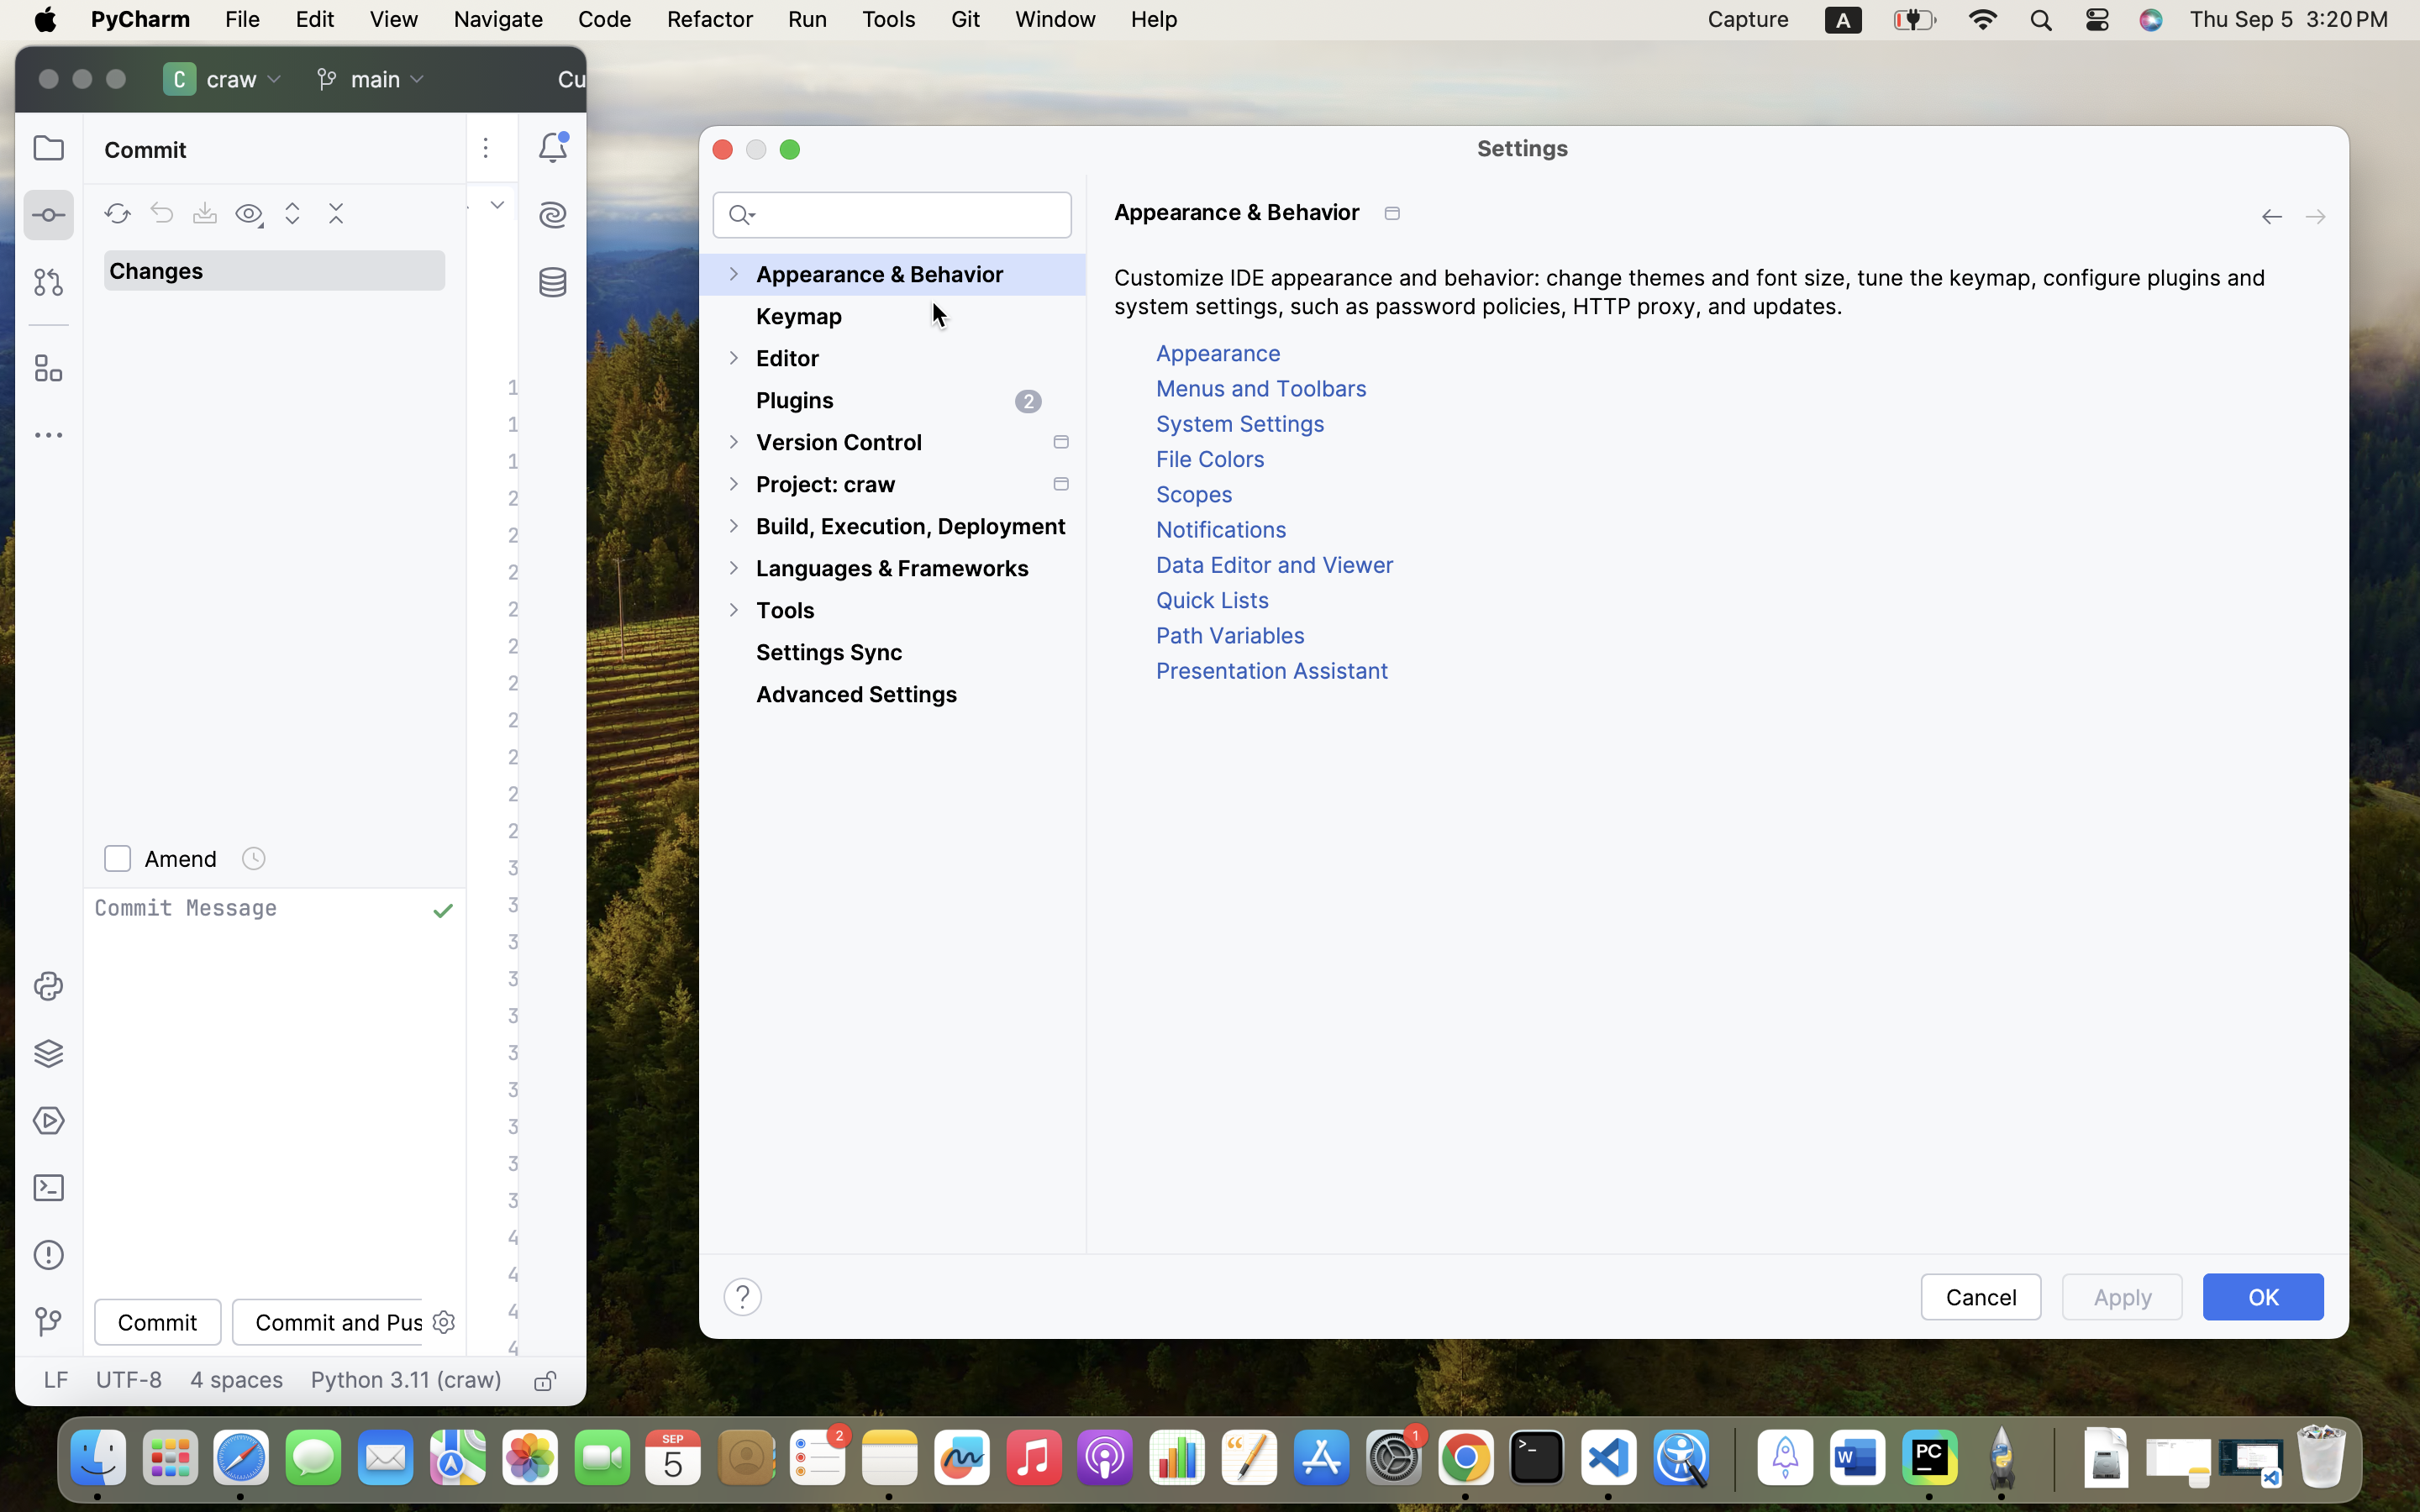 The image size is (2420, 1512). What do you see at coordinates (1730, 1458) in the screenshot?
I see `'0.4285714328289032'` at bounding box center [1730, 1458].